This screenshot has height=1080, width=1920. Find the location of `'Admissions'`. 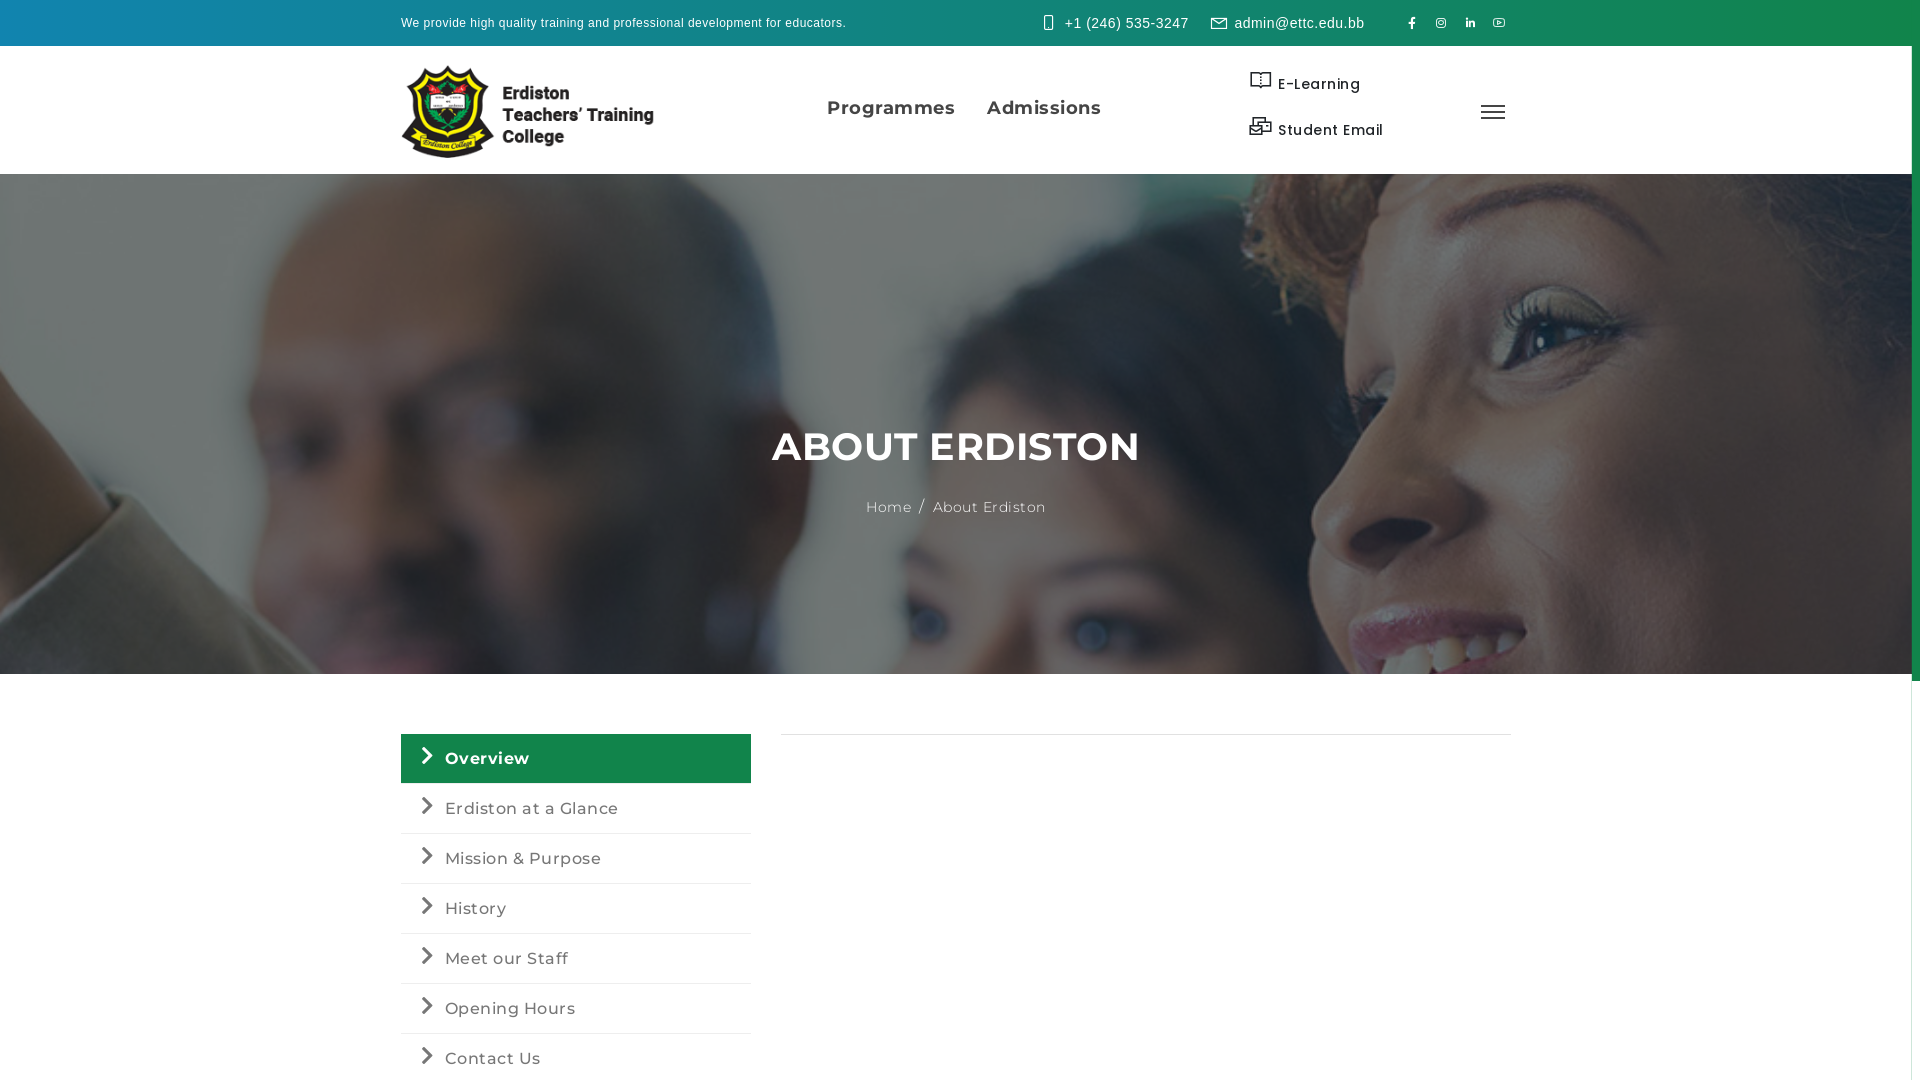

'Admissions' is located at coordinates (1036, 106).